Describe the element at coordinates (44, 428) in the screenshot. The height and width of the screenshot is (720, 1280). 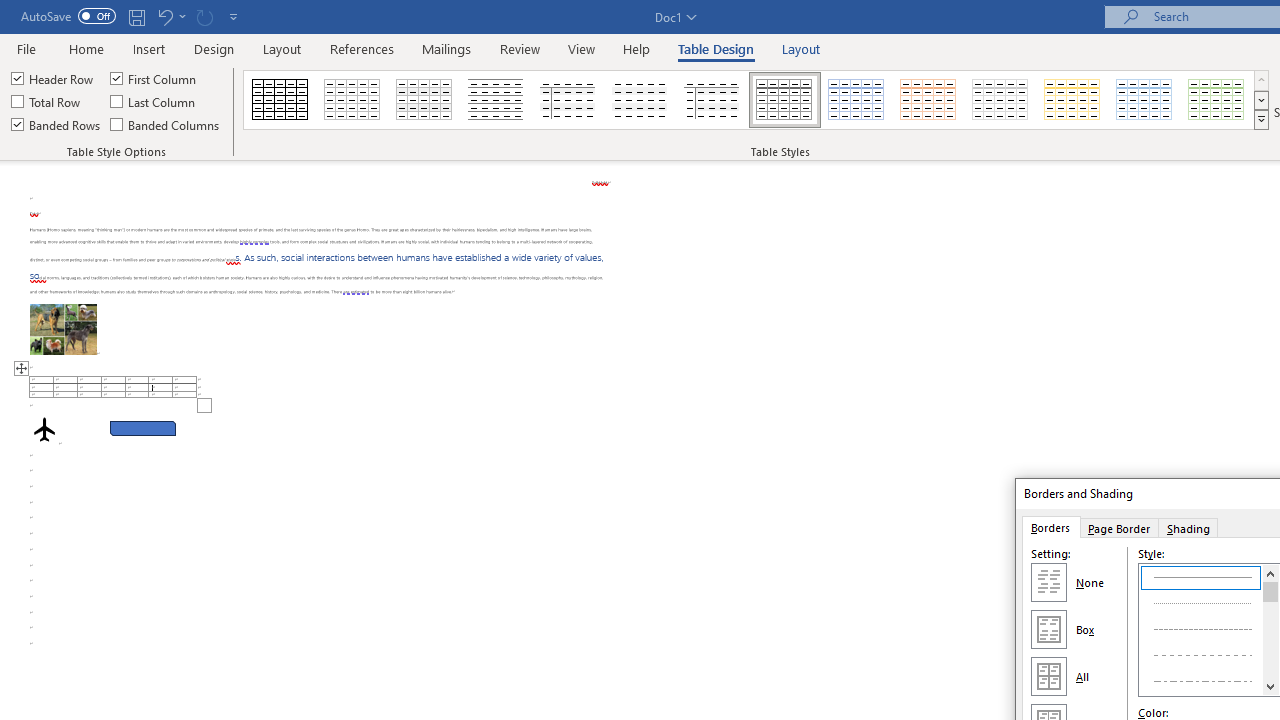
I see `'Airplane with solid fill'` at that location.